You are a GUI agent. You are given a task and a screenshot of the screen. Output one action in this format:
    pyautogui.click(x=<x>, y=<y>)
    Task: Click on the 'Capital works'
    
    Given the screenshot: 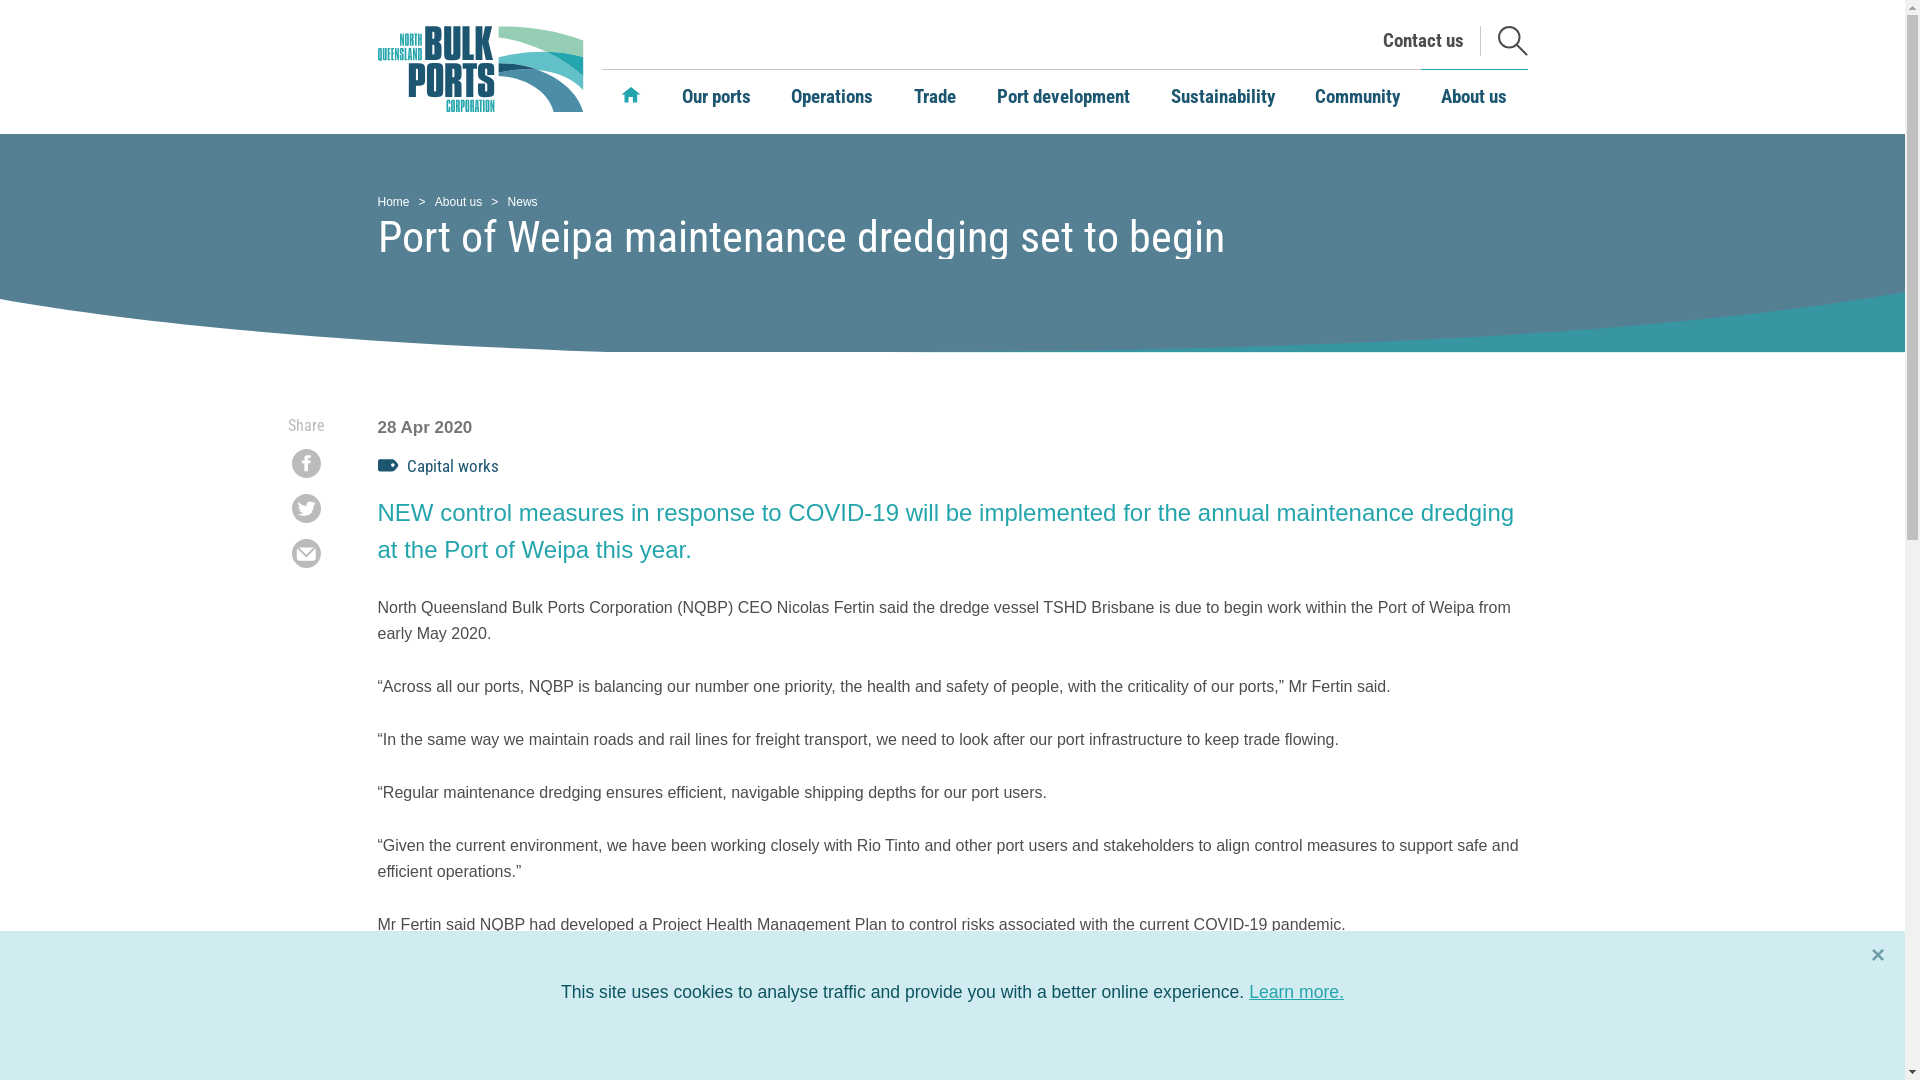 What is the action you would take?
    pyautogui.click(x=437, y=466)
    